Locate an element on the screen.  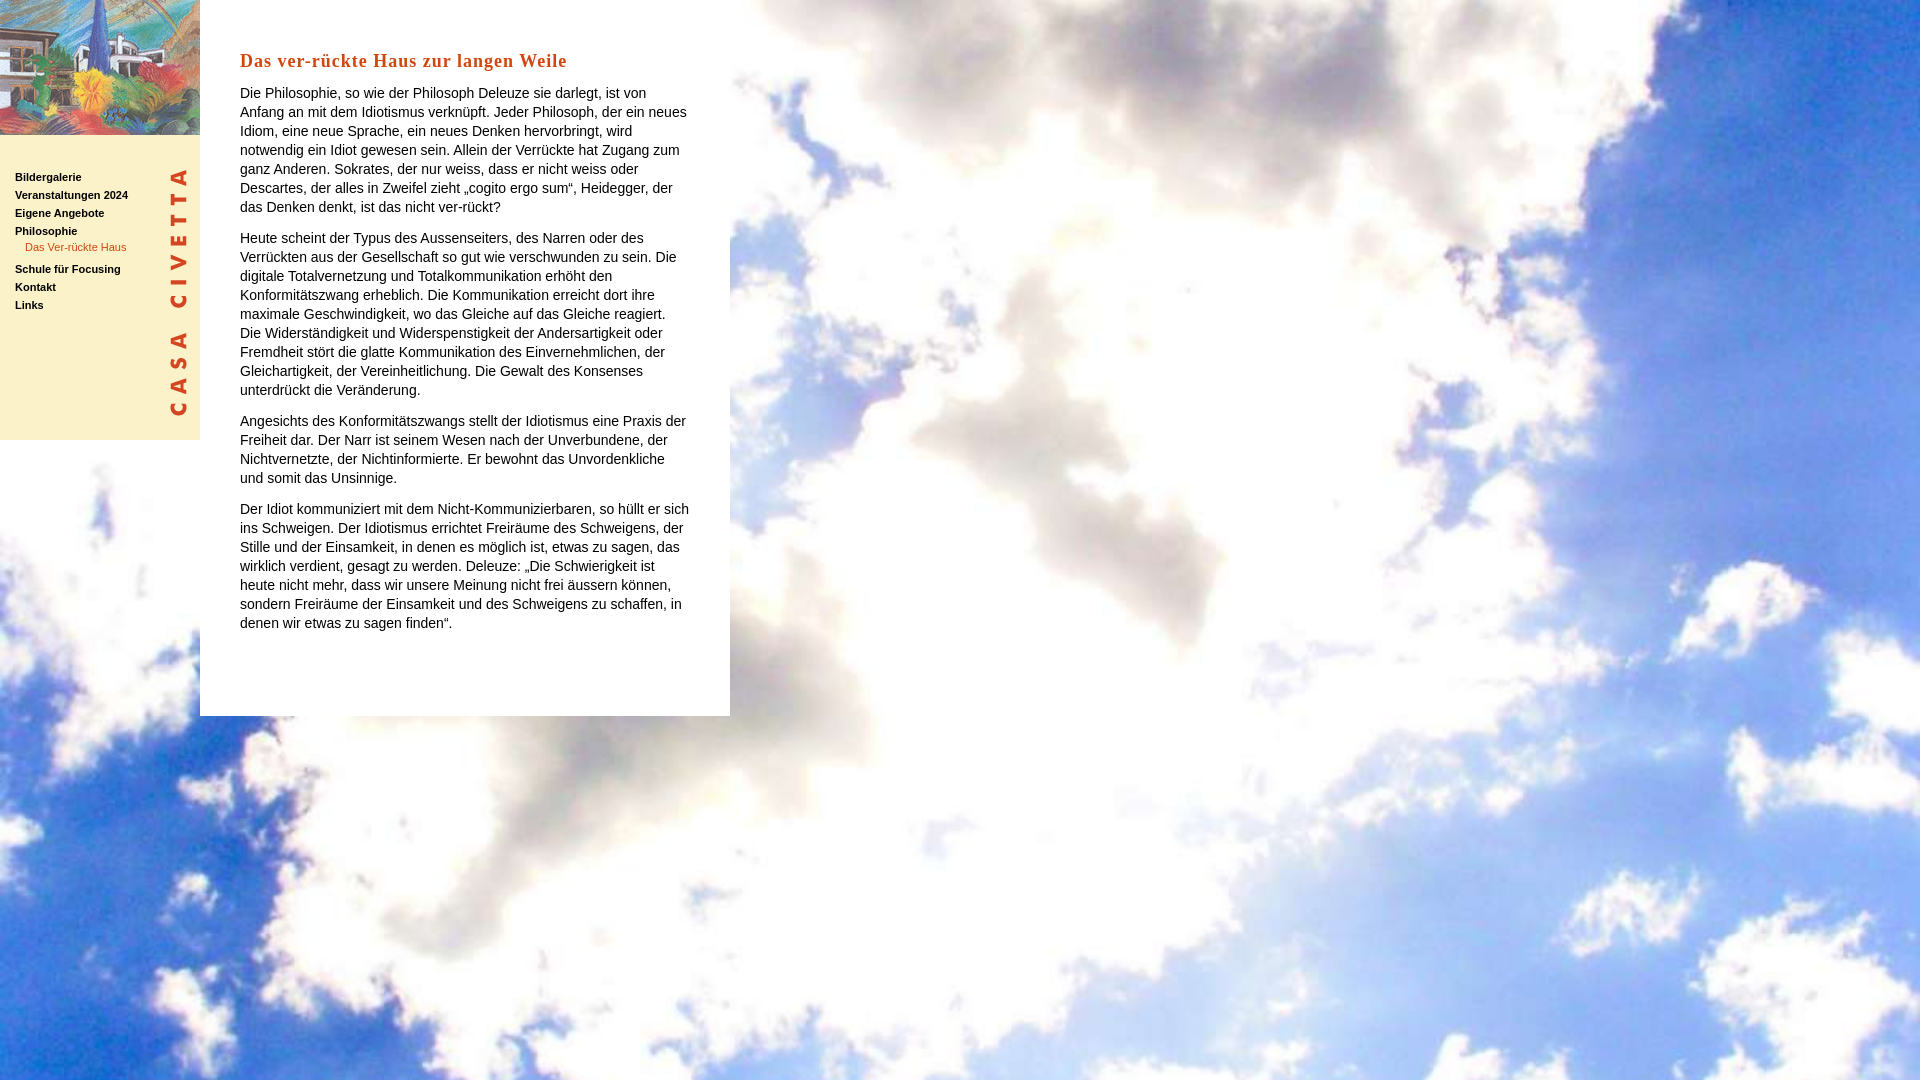
'Eigene Angebote' is located at coordinates (59, 212).